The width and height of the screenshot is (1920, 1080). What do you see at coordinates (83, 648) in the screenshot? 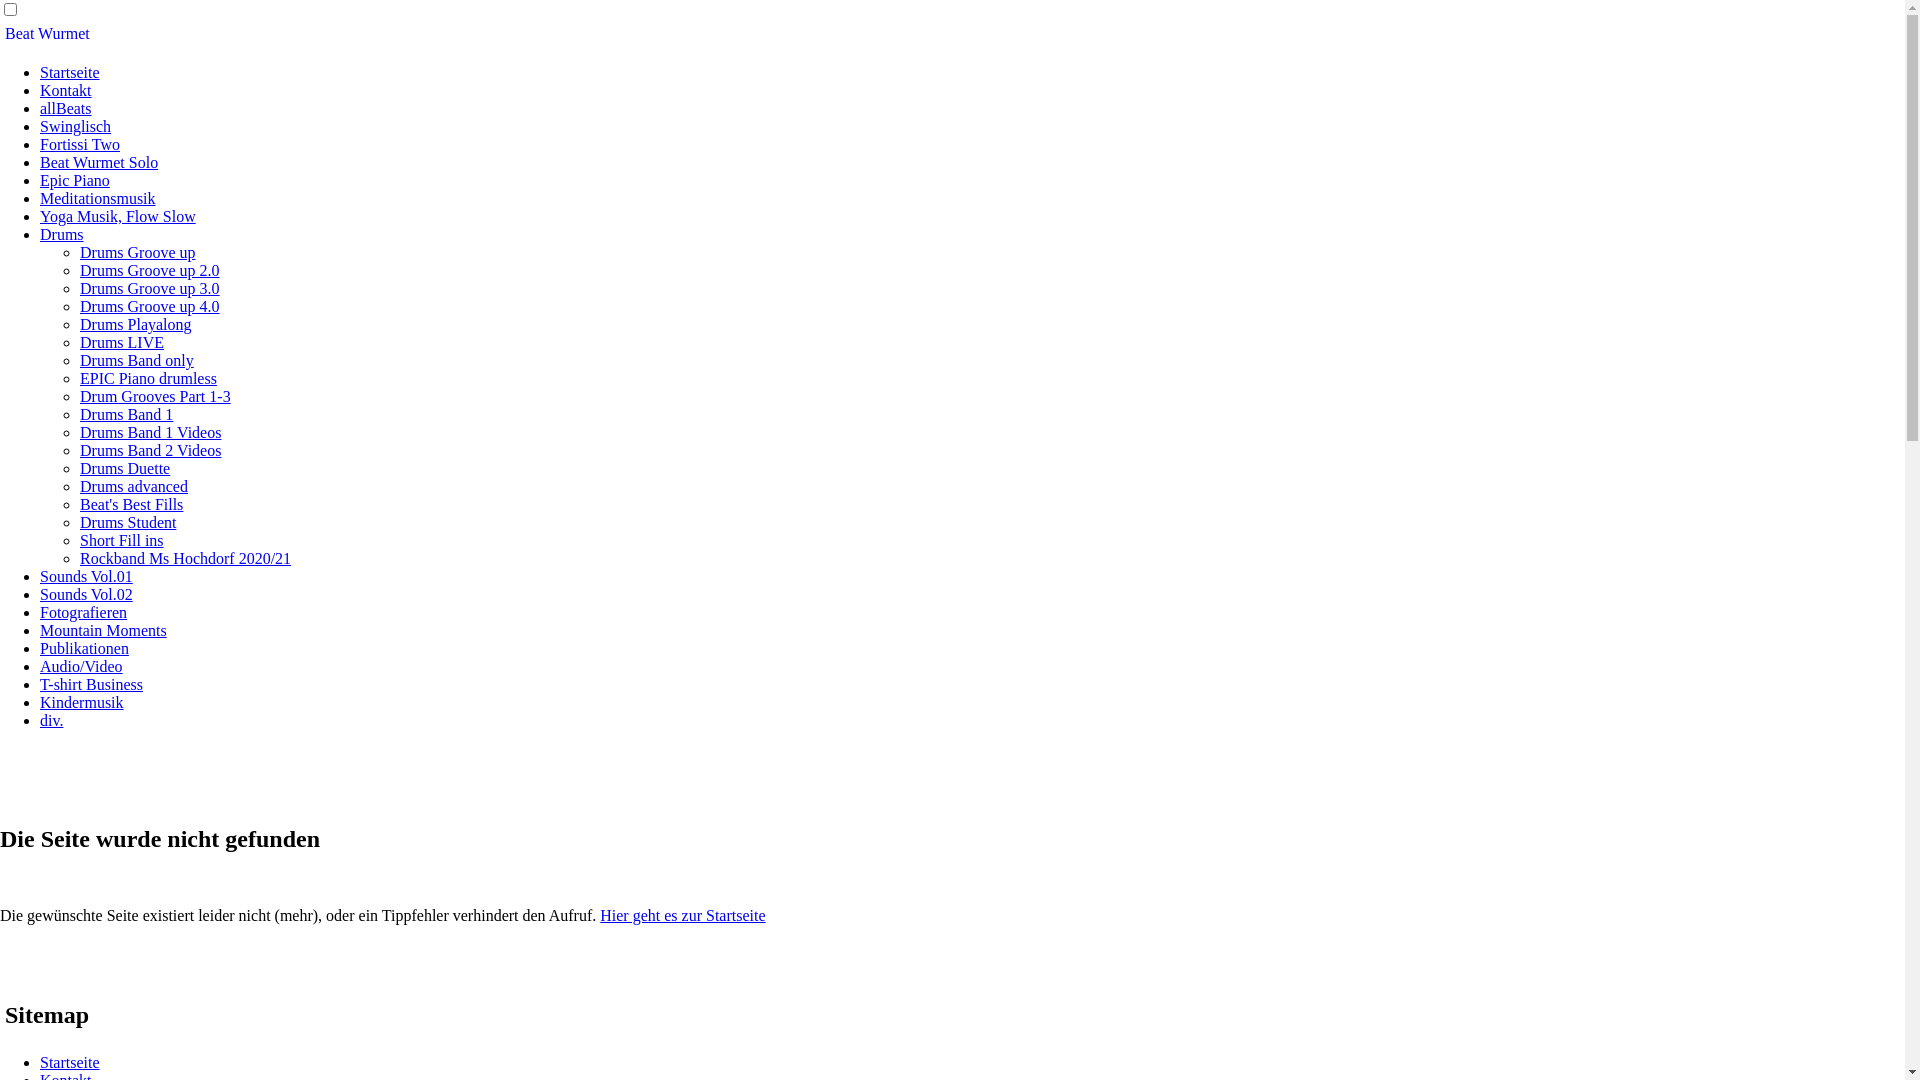
I see `'Publikationen'` at bounding box center [83, 648].